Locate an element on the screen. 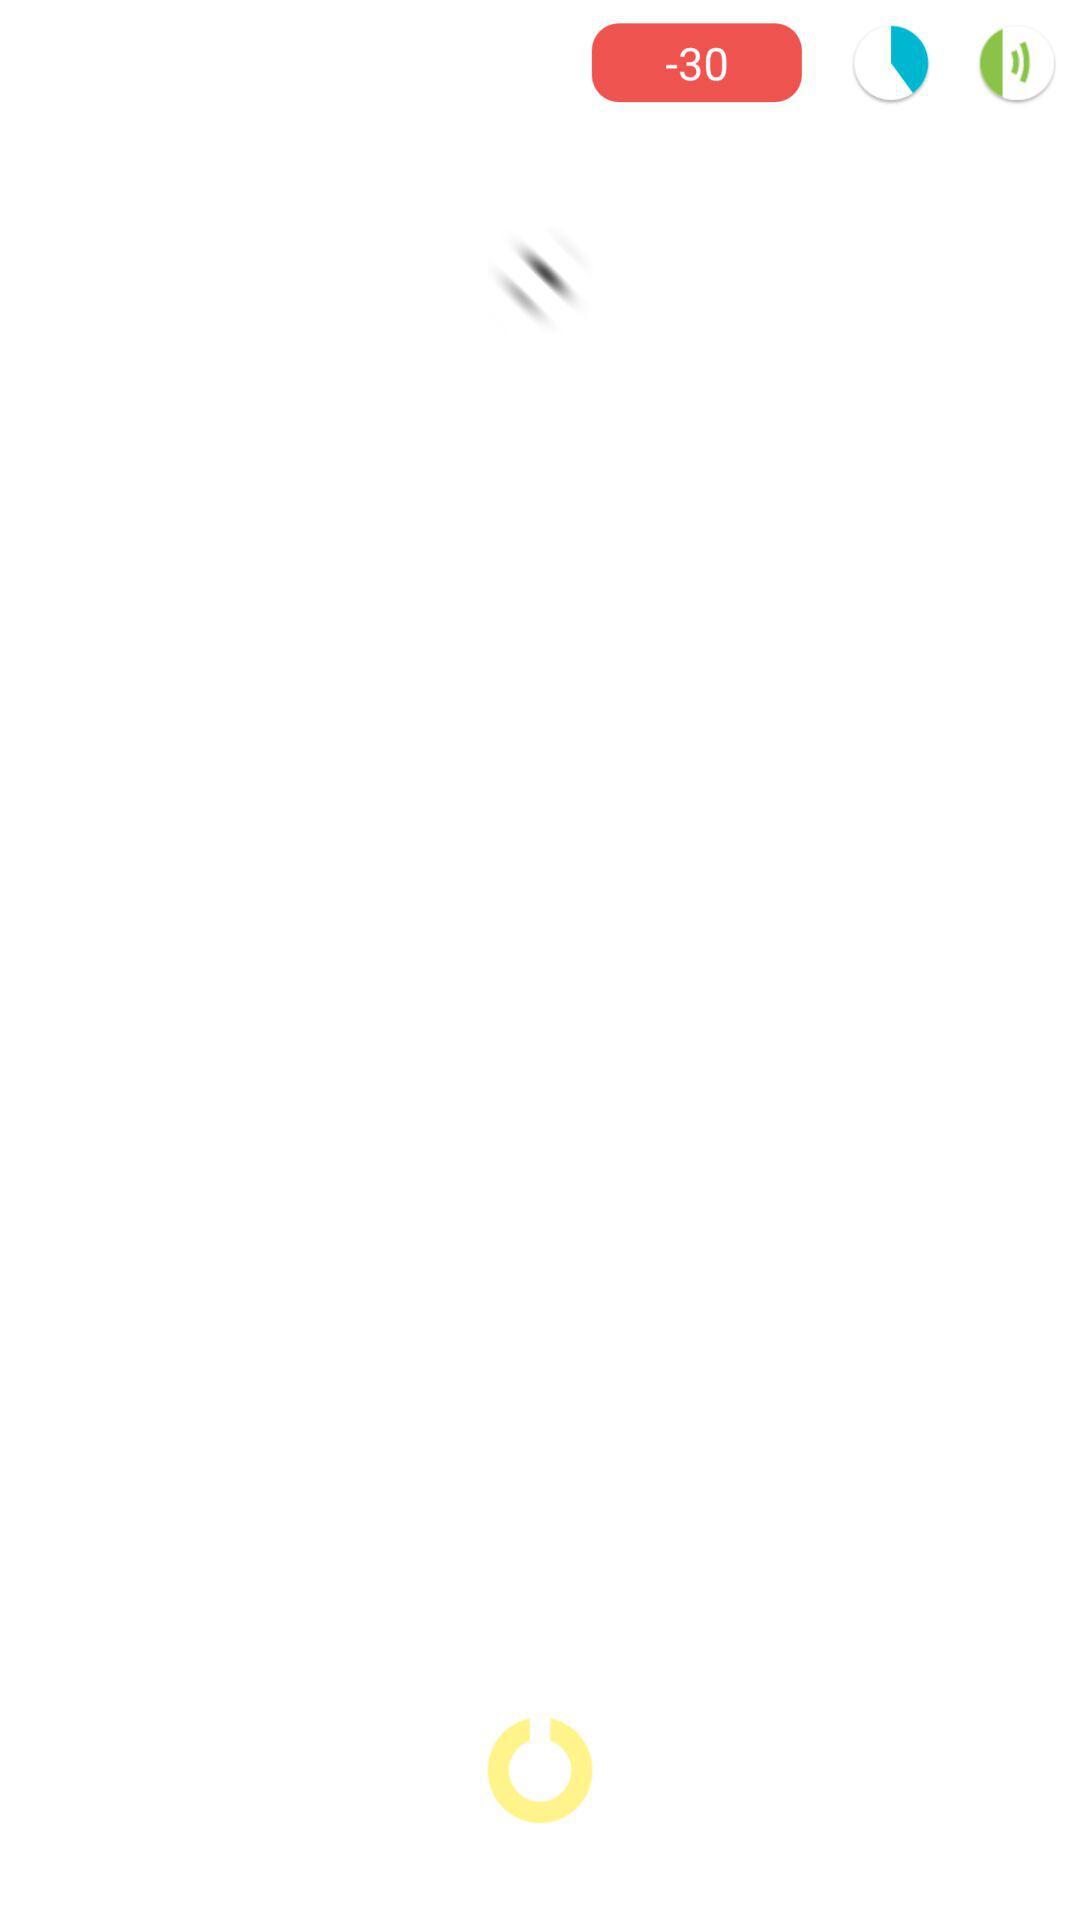 The height and width of the screenshot is (1920, 1080). the power icon is located at coordinates (540, 1770).